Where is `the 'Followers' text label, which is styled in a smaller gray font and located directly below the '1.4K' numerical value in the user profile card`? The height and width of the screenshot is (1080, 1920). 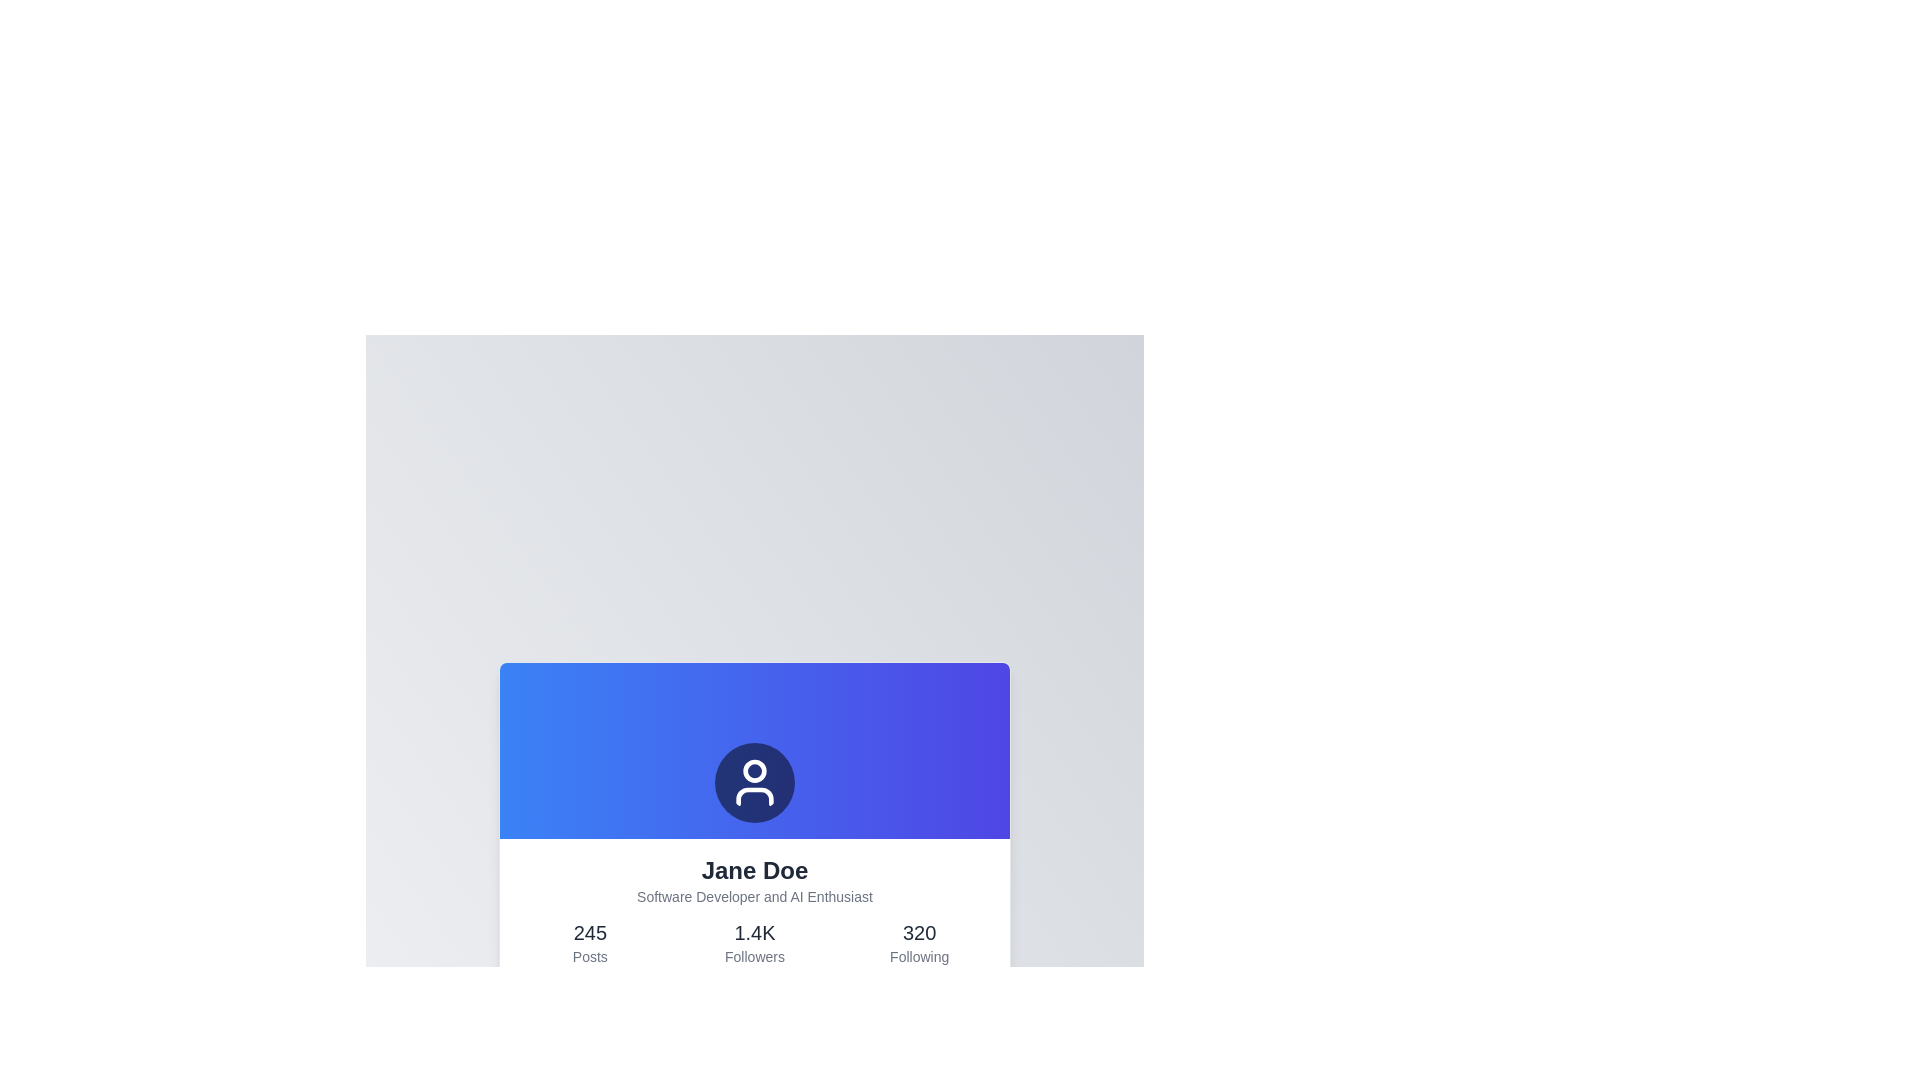
the 'Followers' text label, which is styled in a smaller gray font and located directly below the '1.4K' numerical value in the user profile card is located at coordinates (753, 955).